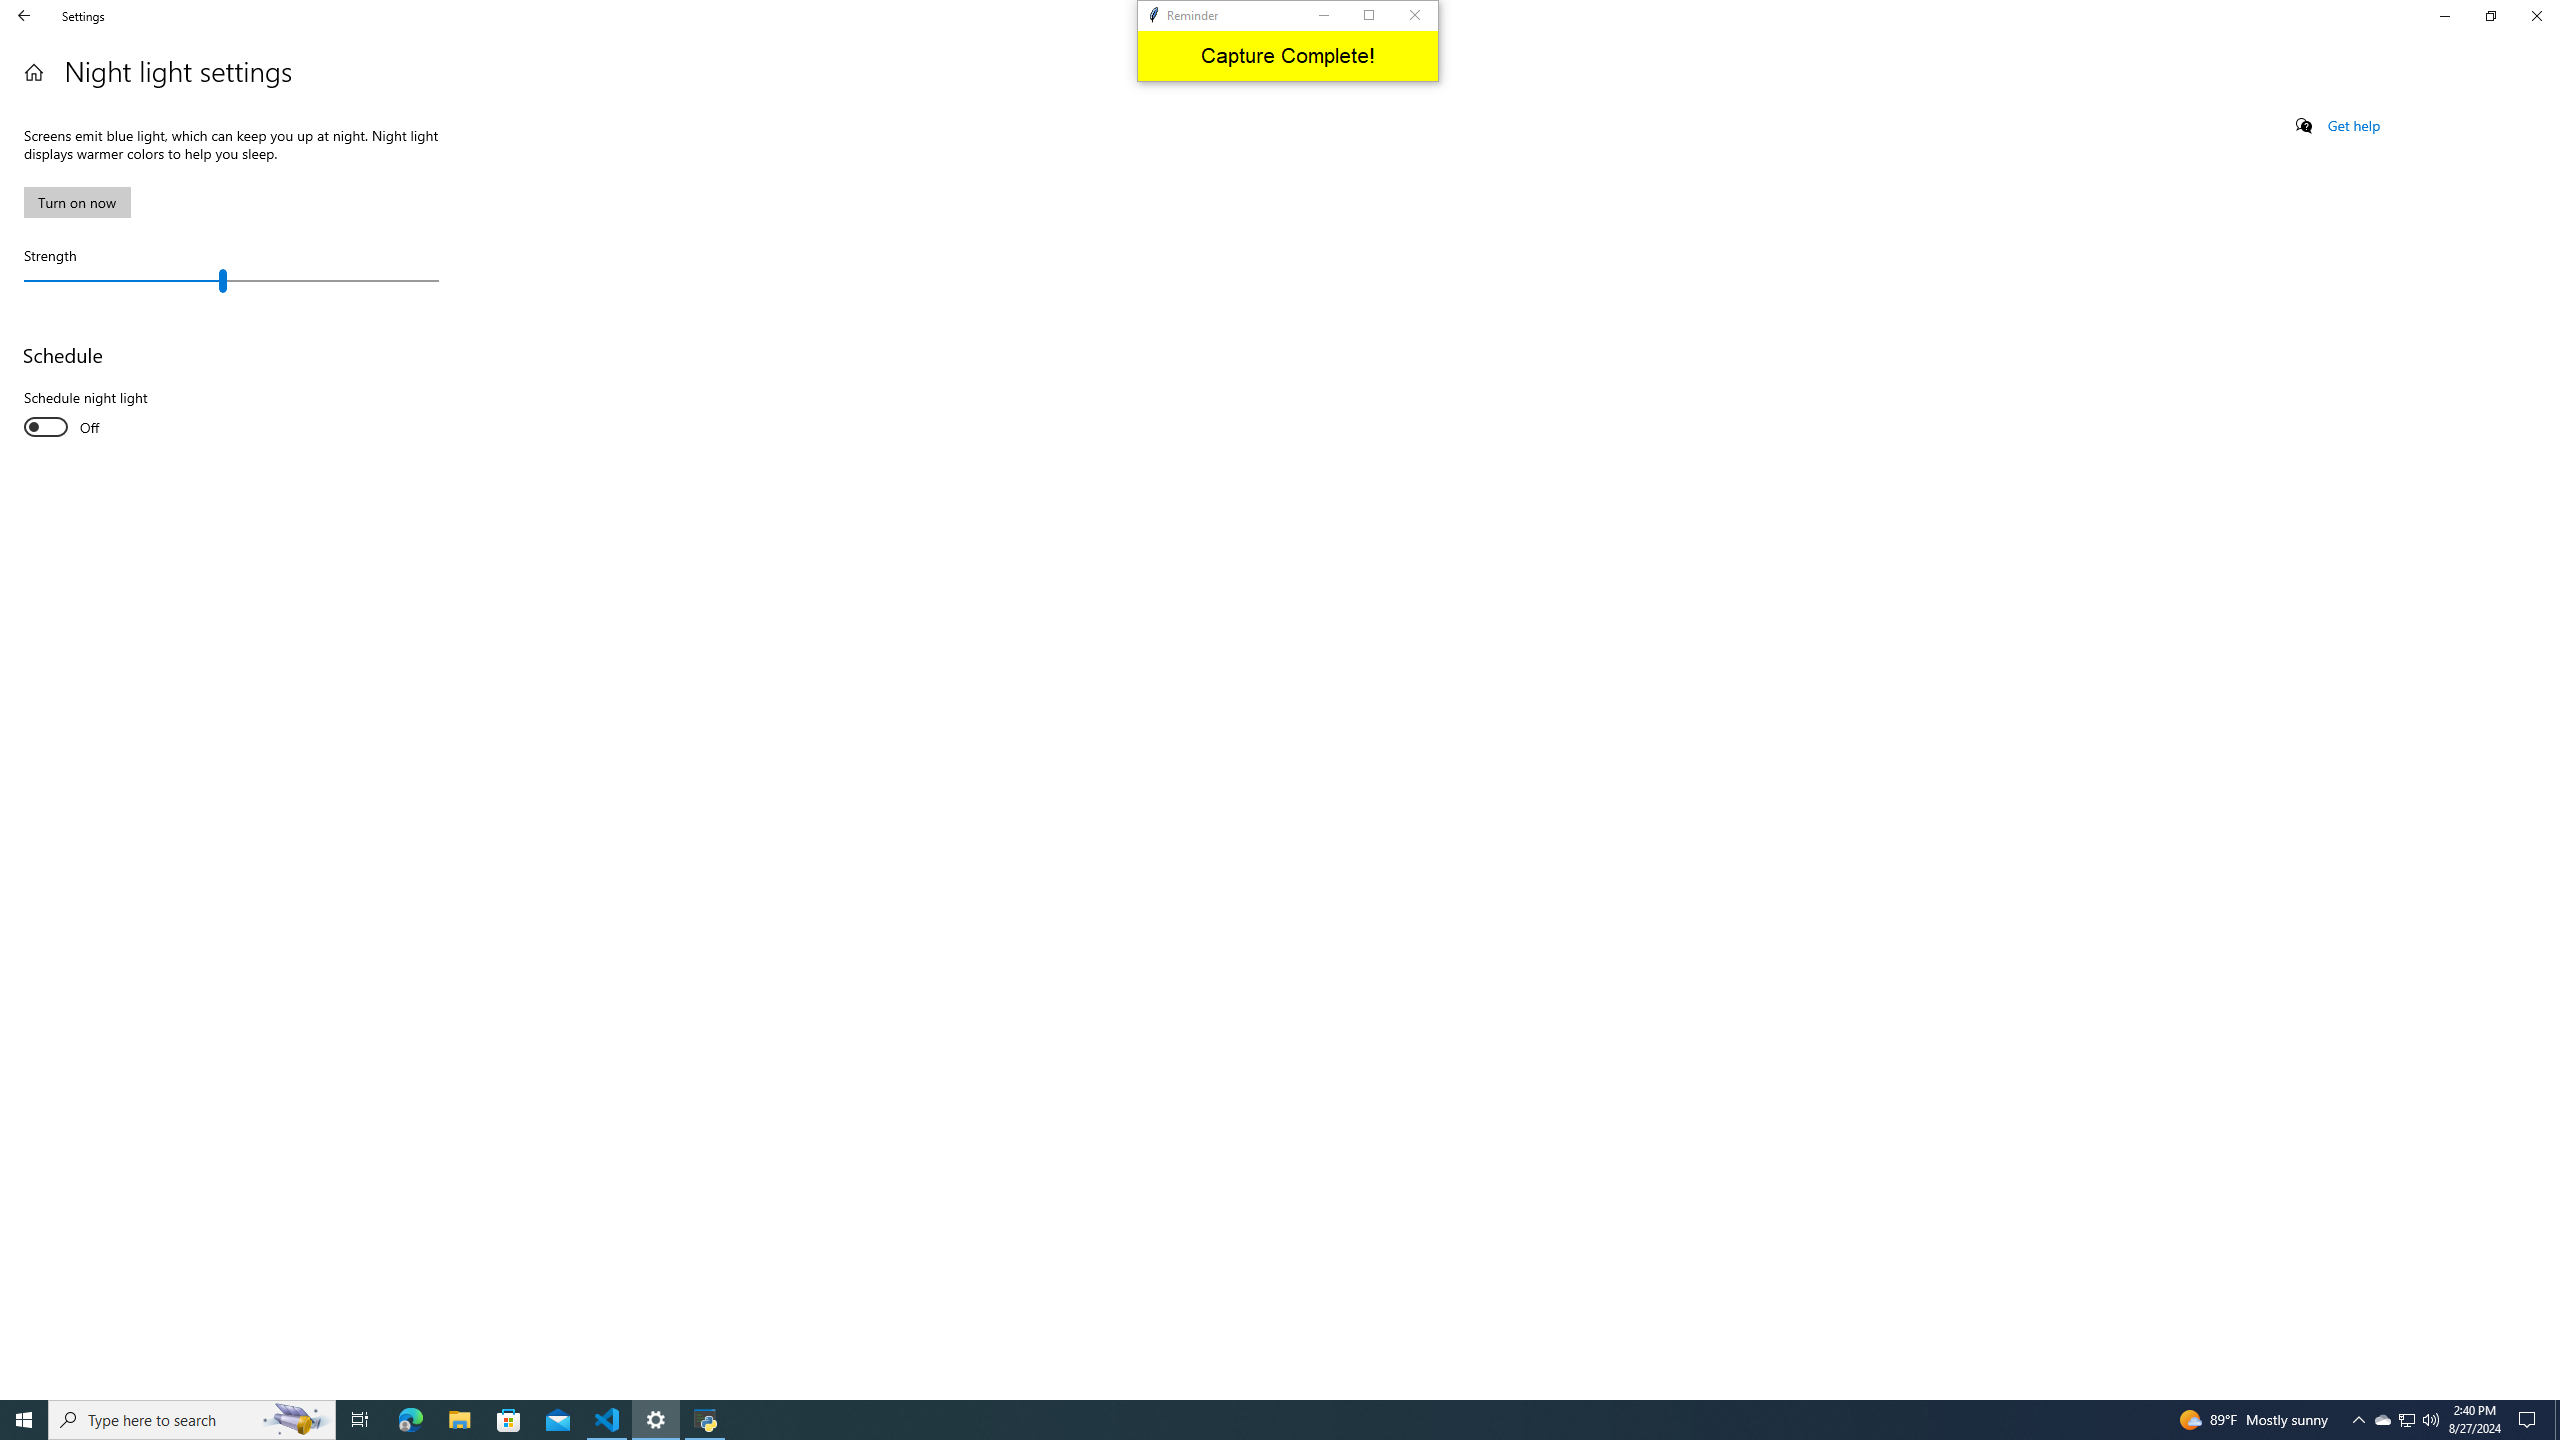  I want to click on 'Turn on now', so click(76, 202).